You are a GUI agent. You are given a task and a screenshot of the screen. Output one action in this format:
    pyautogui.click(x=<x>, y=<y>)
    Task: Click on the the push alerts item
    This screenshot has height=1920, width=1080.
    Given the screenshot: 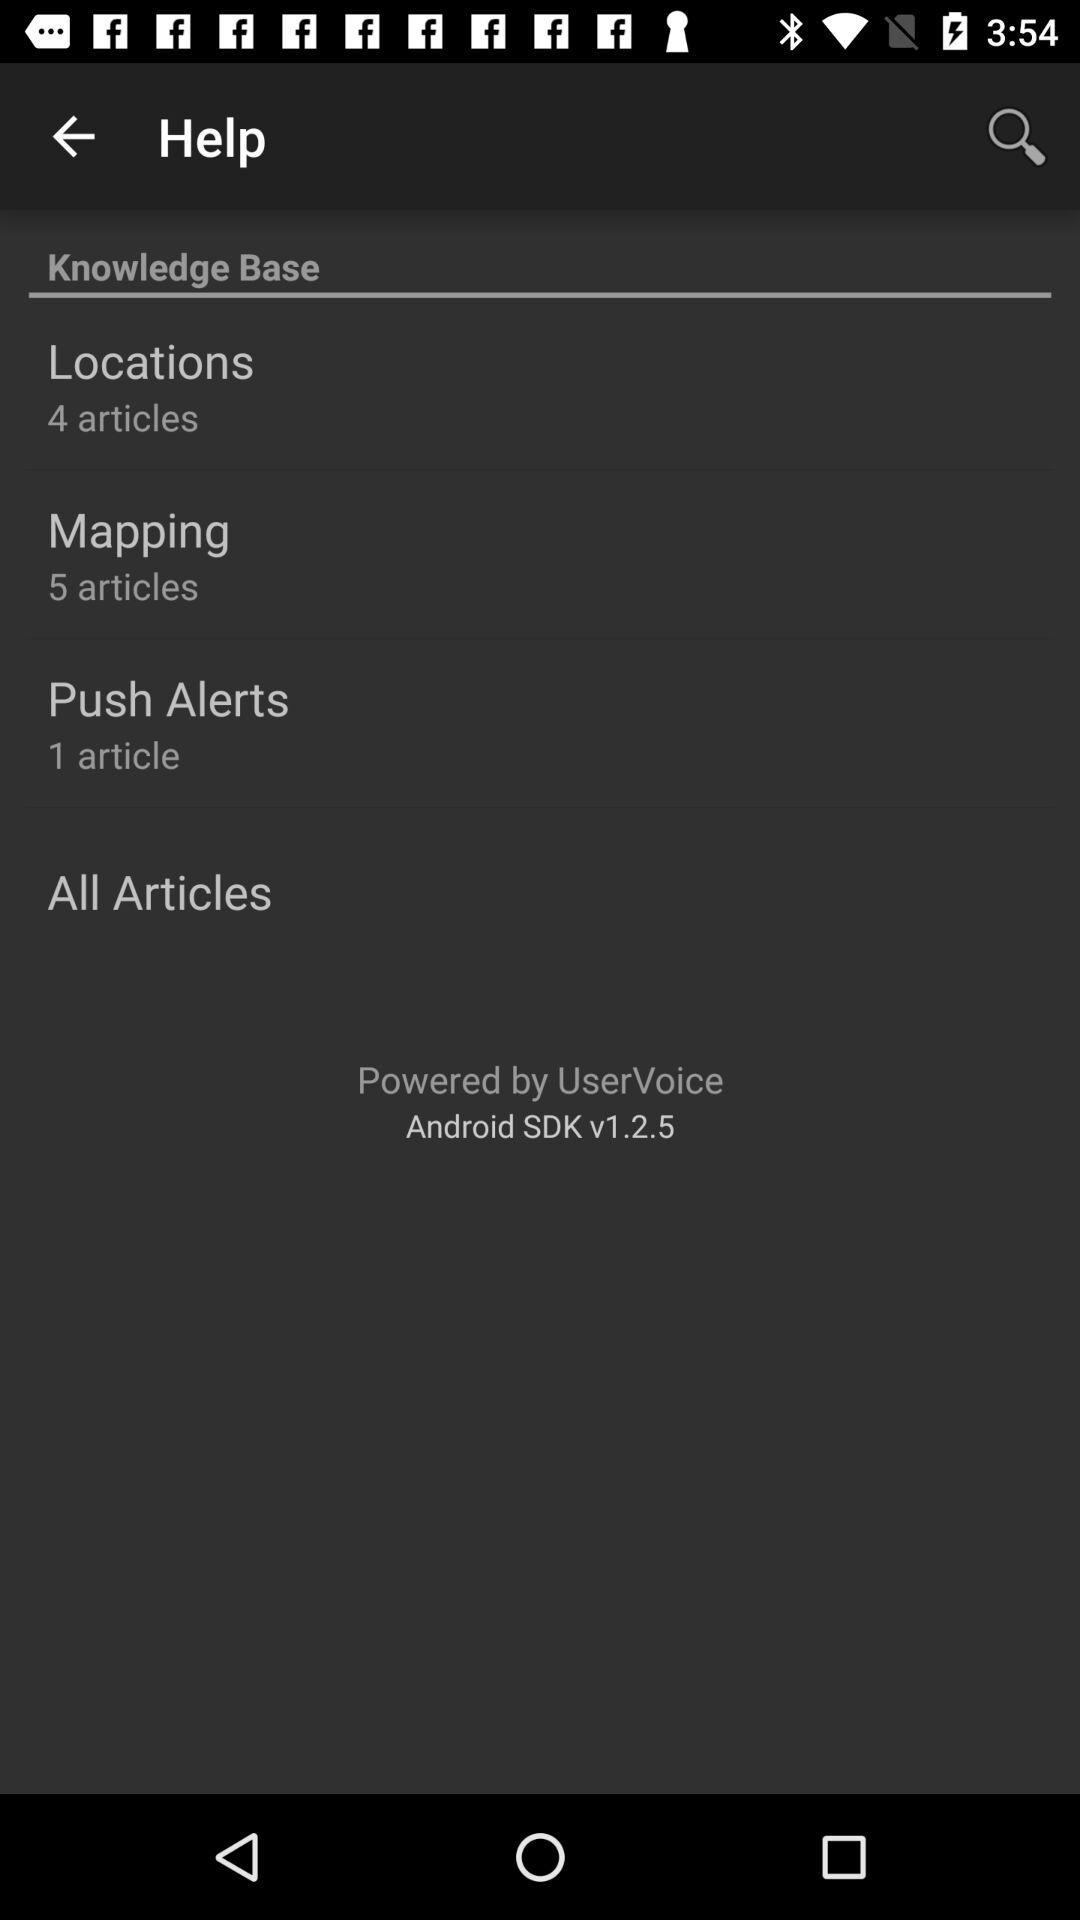 What is the action you would take?
    pyautogui.click(x=167, y=697)
    